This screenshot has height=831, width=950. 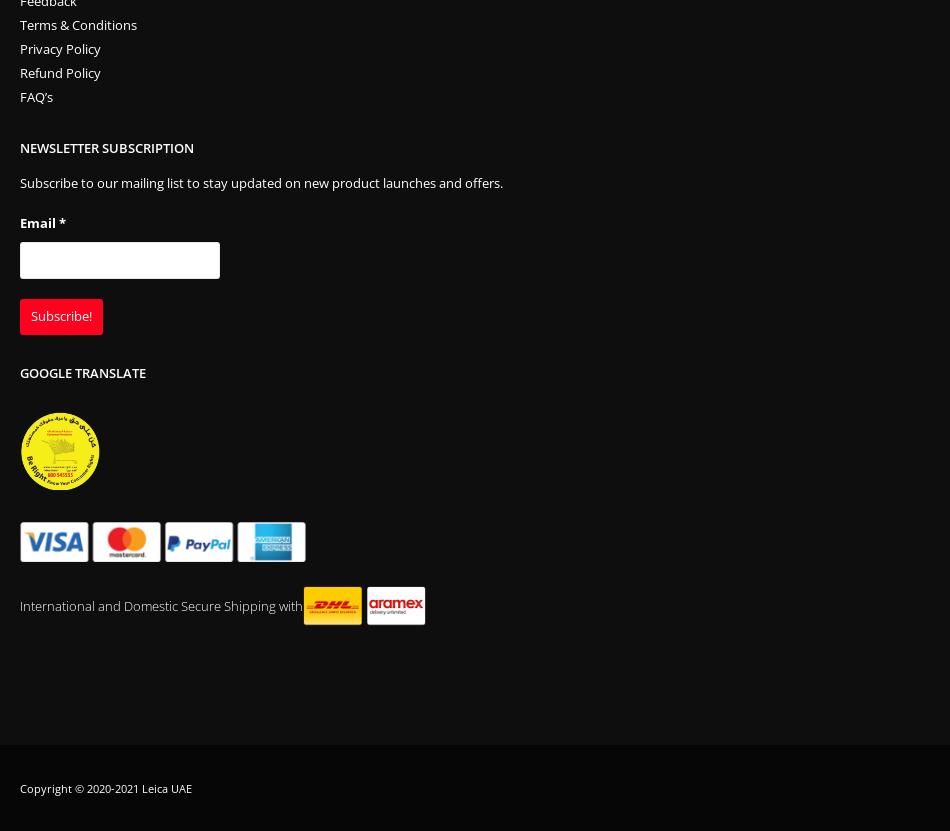 What do you see at coordinates (106, 787) in the screenshot?
I see `'Copyright © 2020-2021 Leica UAE'` at bounding box center [106, 787].